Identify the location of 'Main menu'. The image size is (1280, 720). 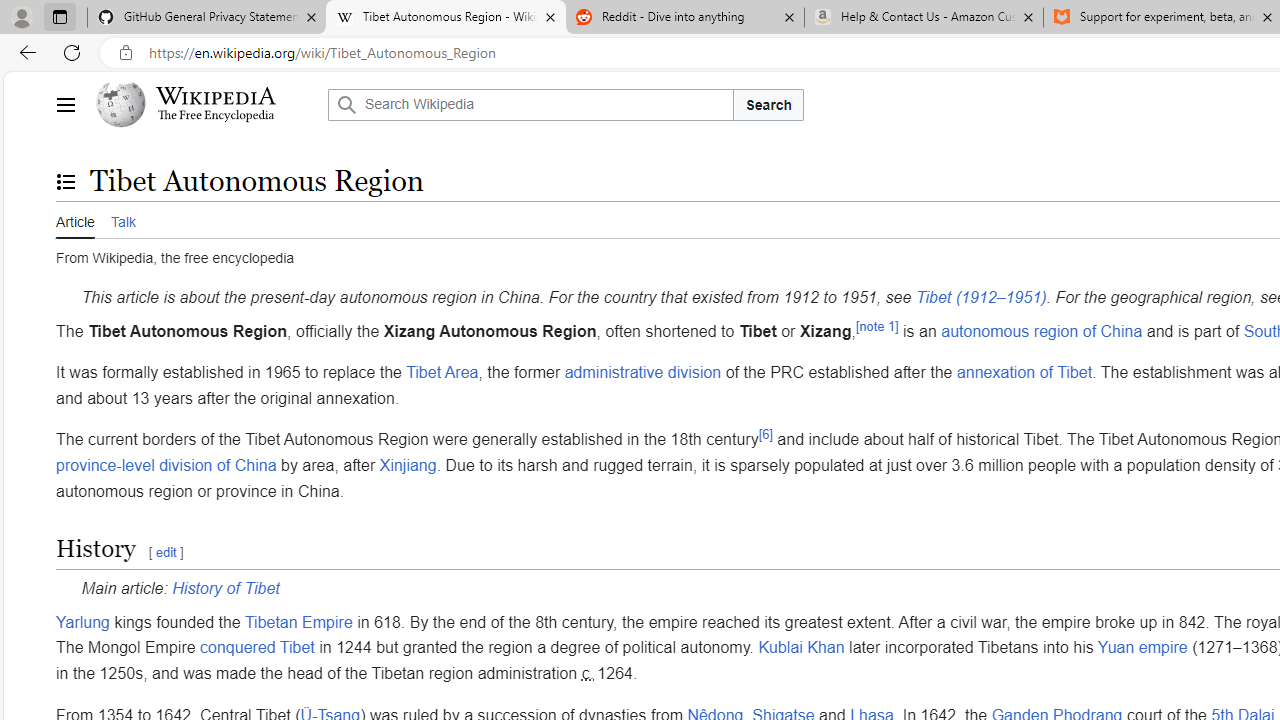
(65, 105).